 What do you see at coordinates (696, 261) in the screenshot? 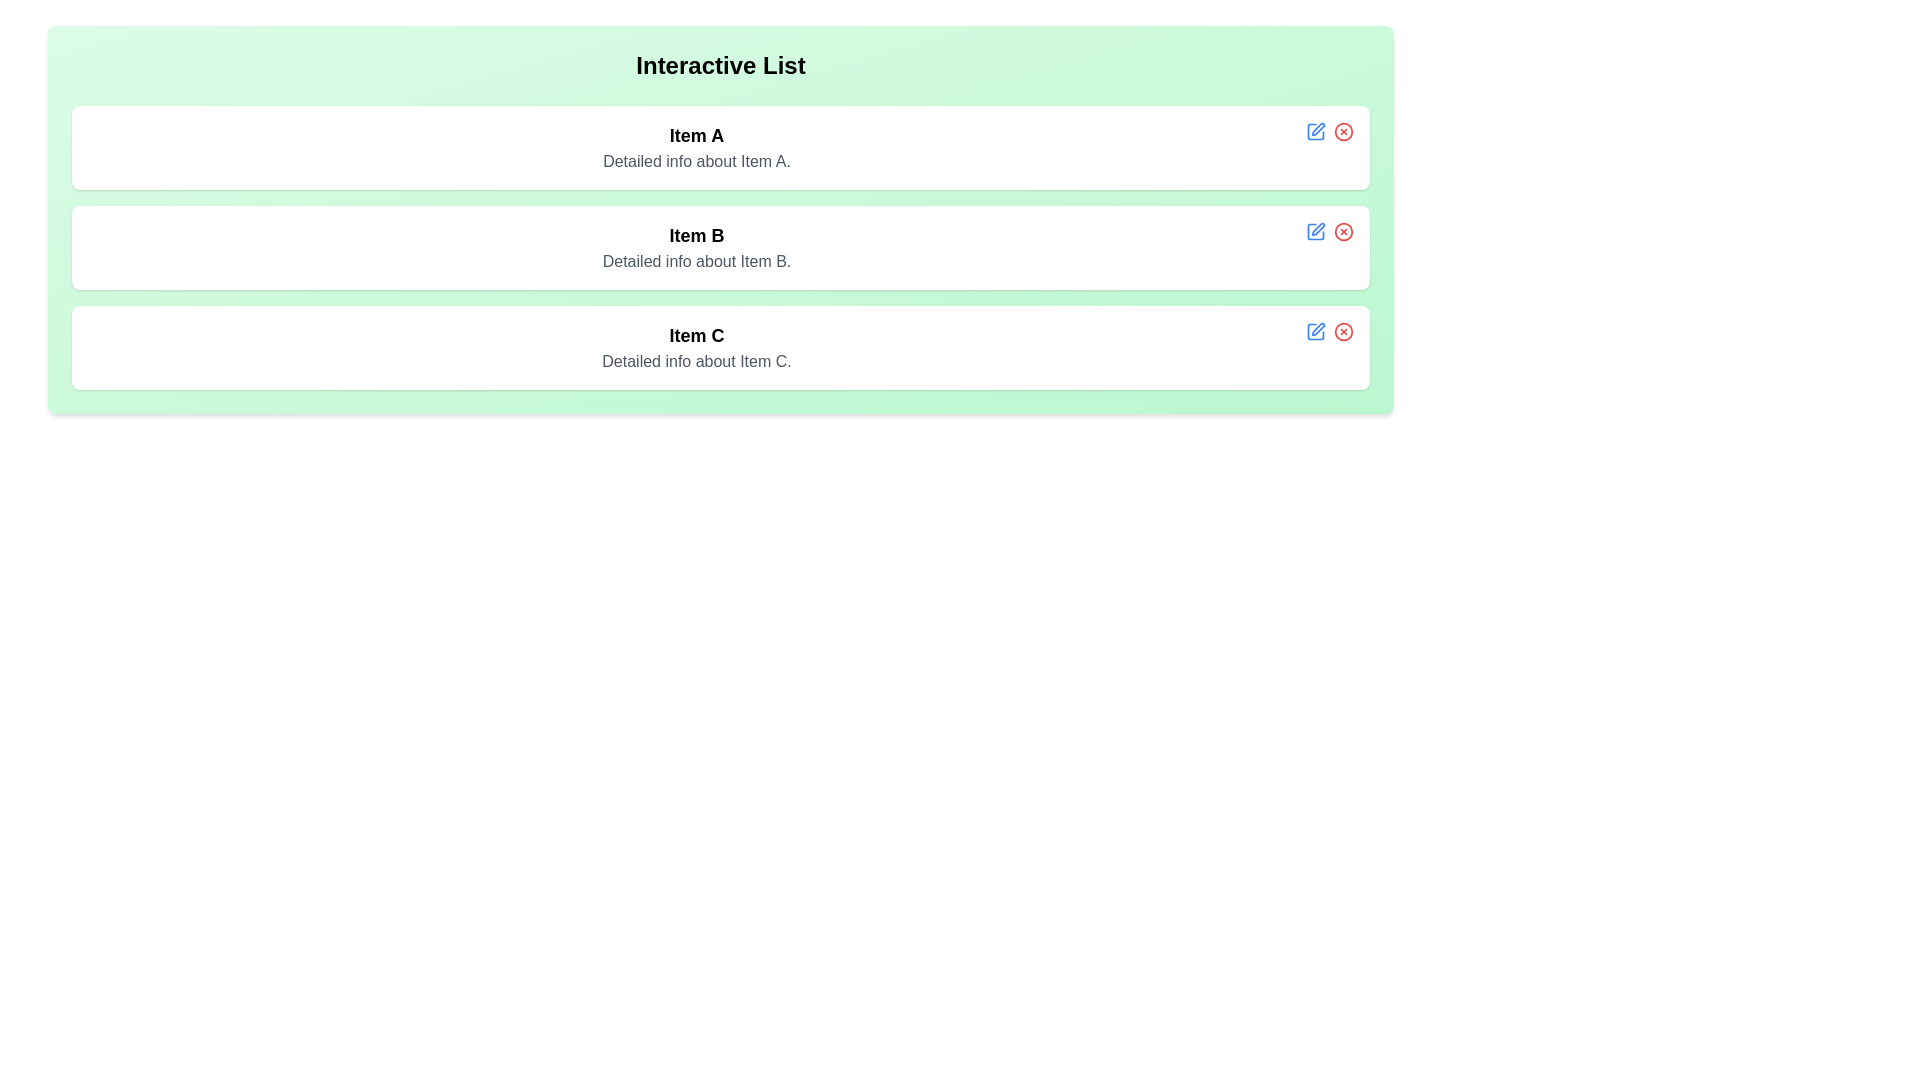
I see `the text label that provides additional details for 'Item B', located directly beneath the title 'Item B' in the vertically stacked list of items` at bounding box center [696, 261].